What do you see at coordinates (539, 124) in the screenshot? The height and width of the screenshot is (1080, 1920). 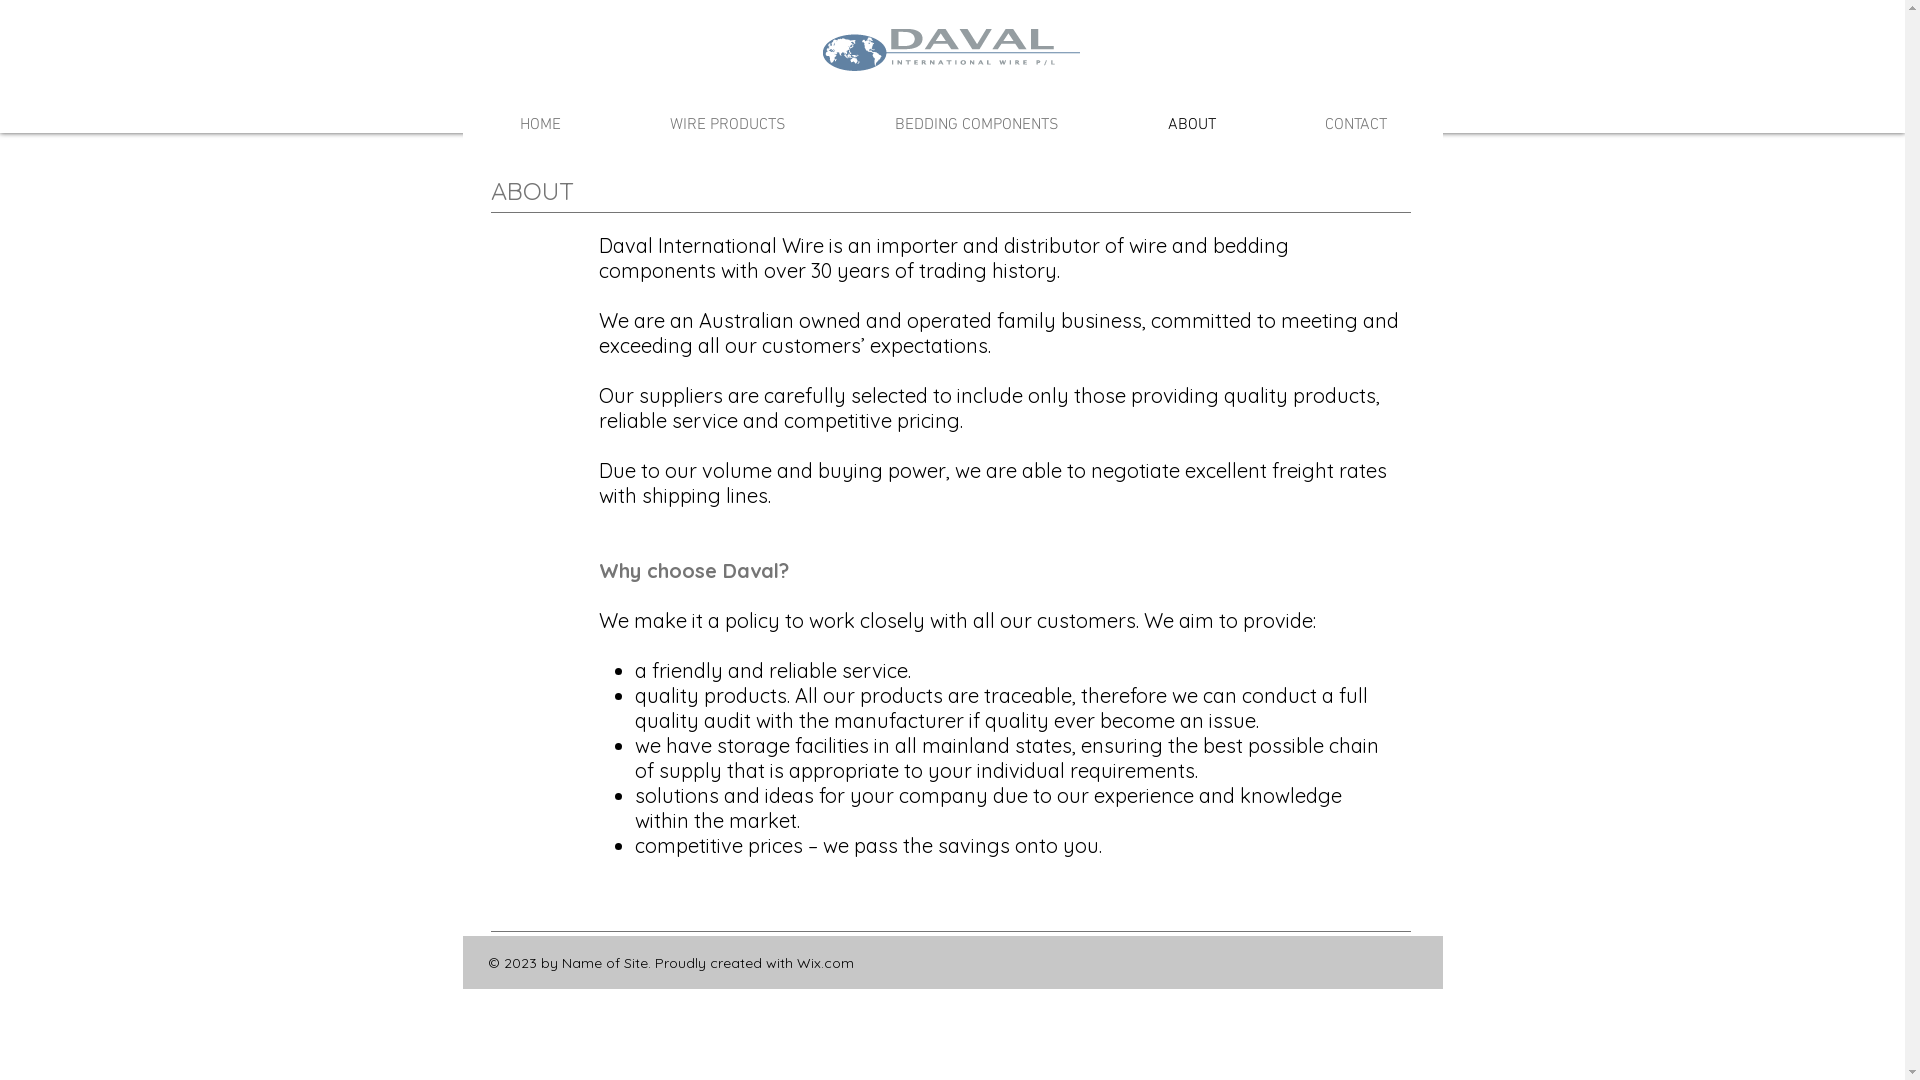 I see `'HOME'` at bounding box center [539, 124].